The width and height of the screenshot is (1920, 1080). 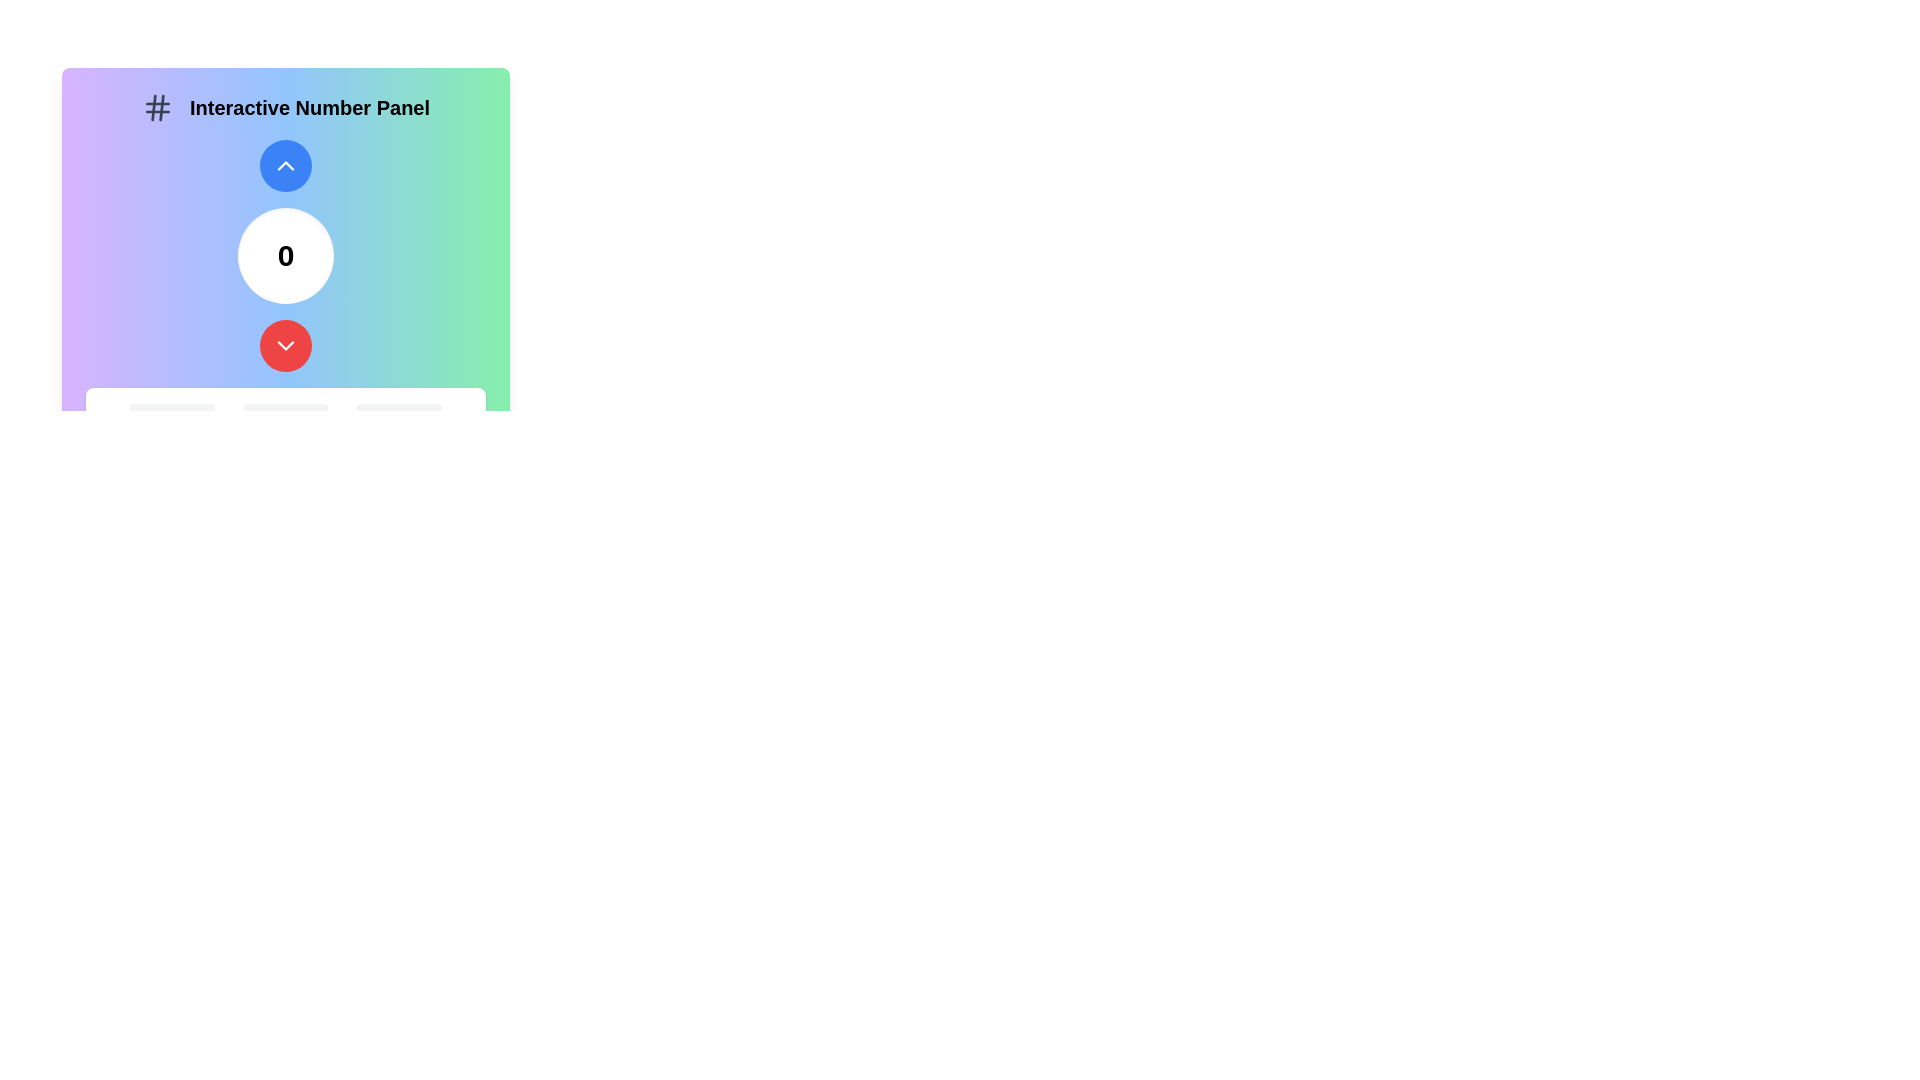 What do you see at coordinates (152, 108) in the screenshot?
I see `the second vertical decorative line of the hash (#) symbol within the SVG graphic, which is centrally aligned and slightly offset to the right` at bounding box center [152, 108].